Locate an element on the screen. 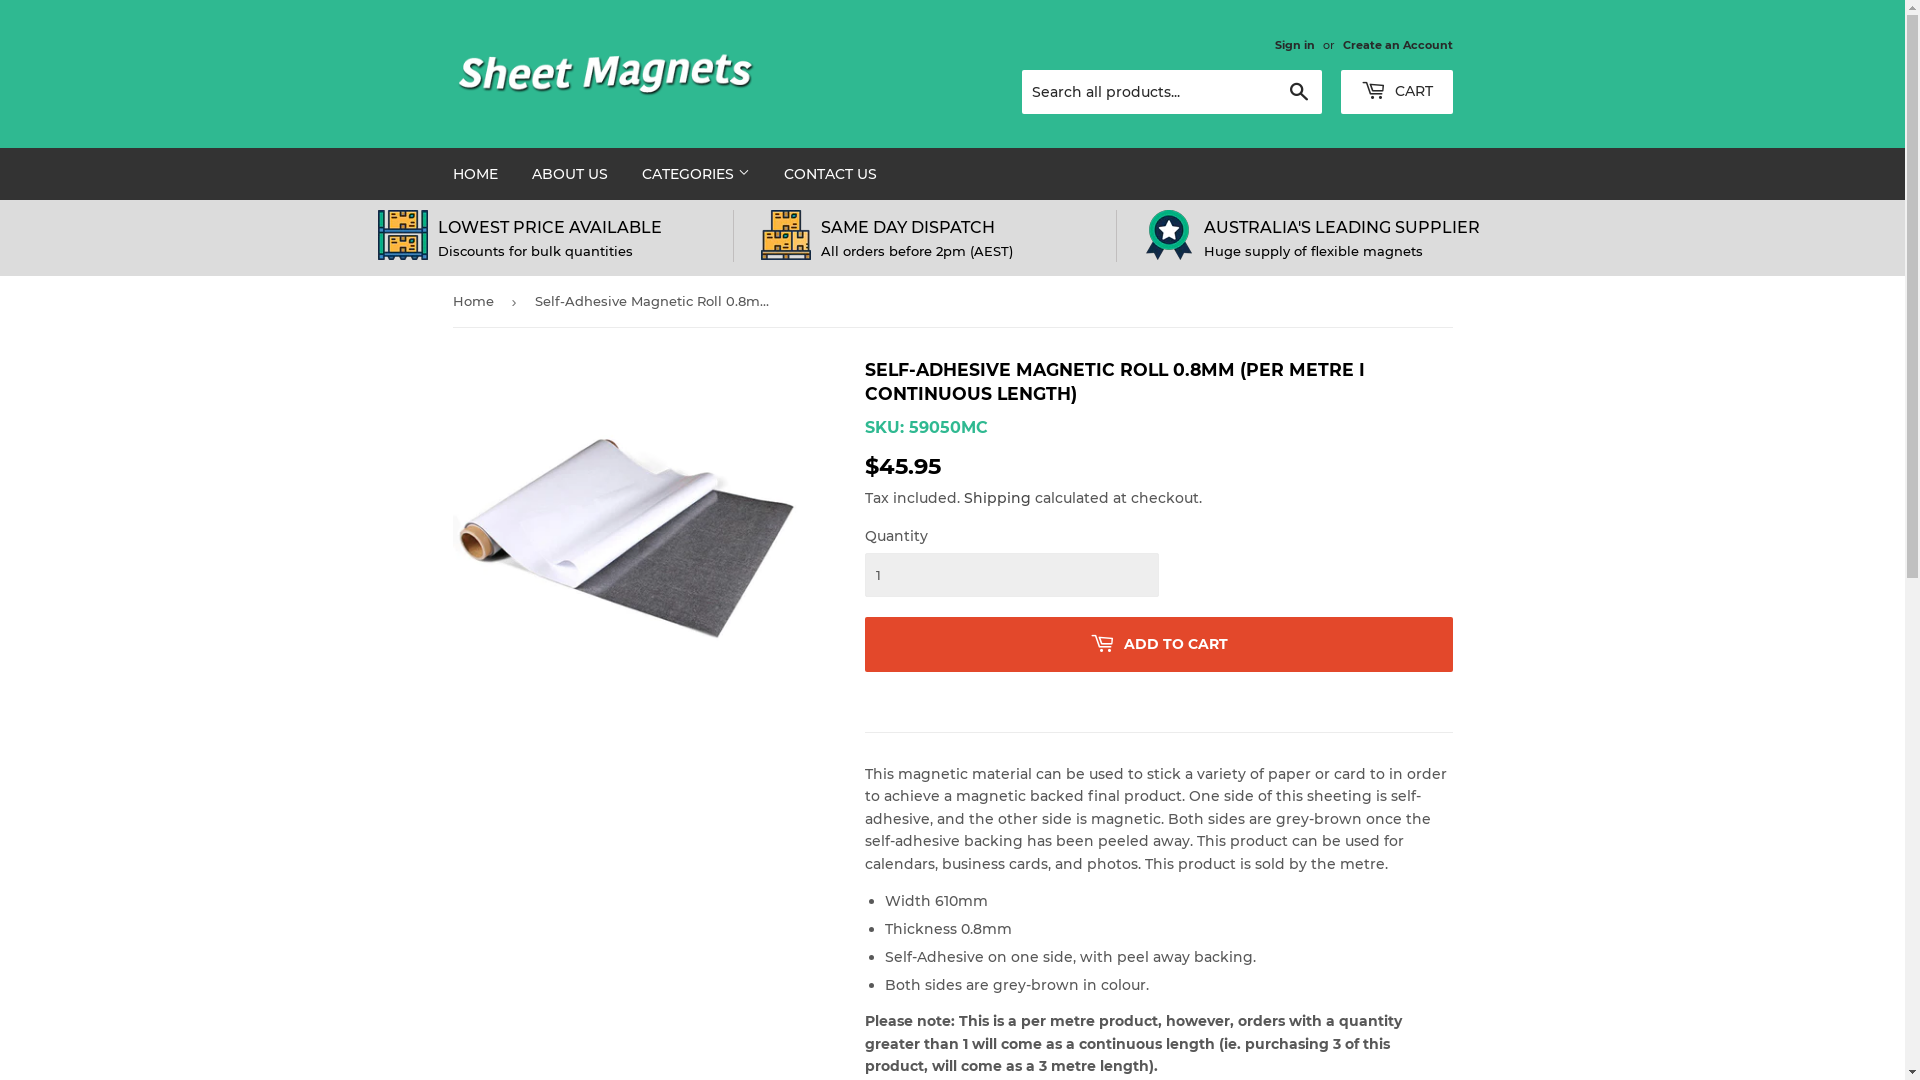 Image resolution: width=1920 pixels, height=1080 pixels. 'Search' is located at coordinates (1298, 92).